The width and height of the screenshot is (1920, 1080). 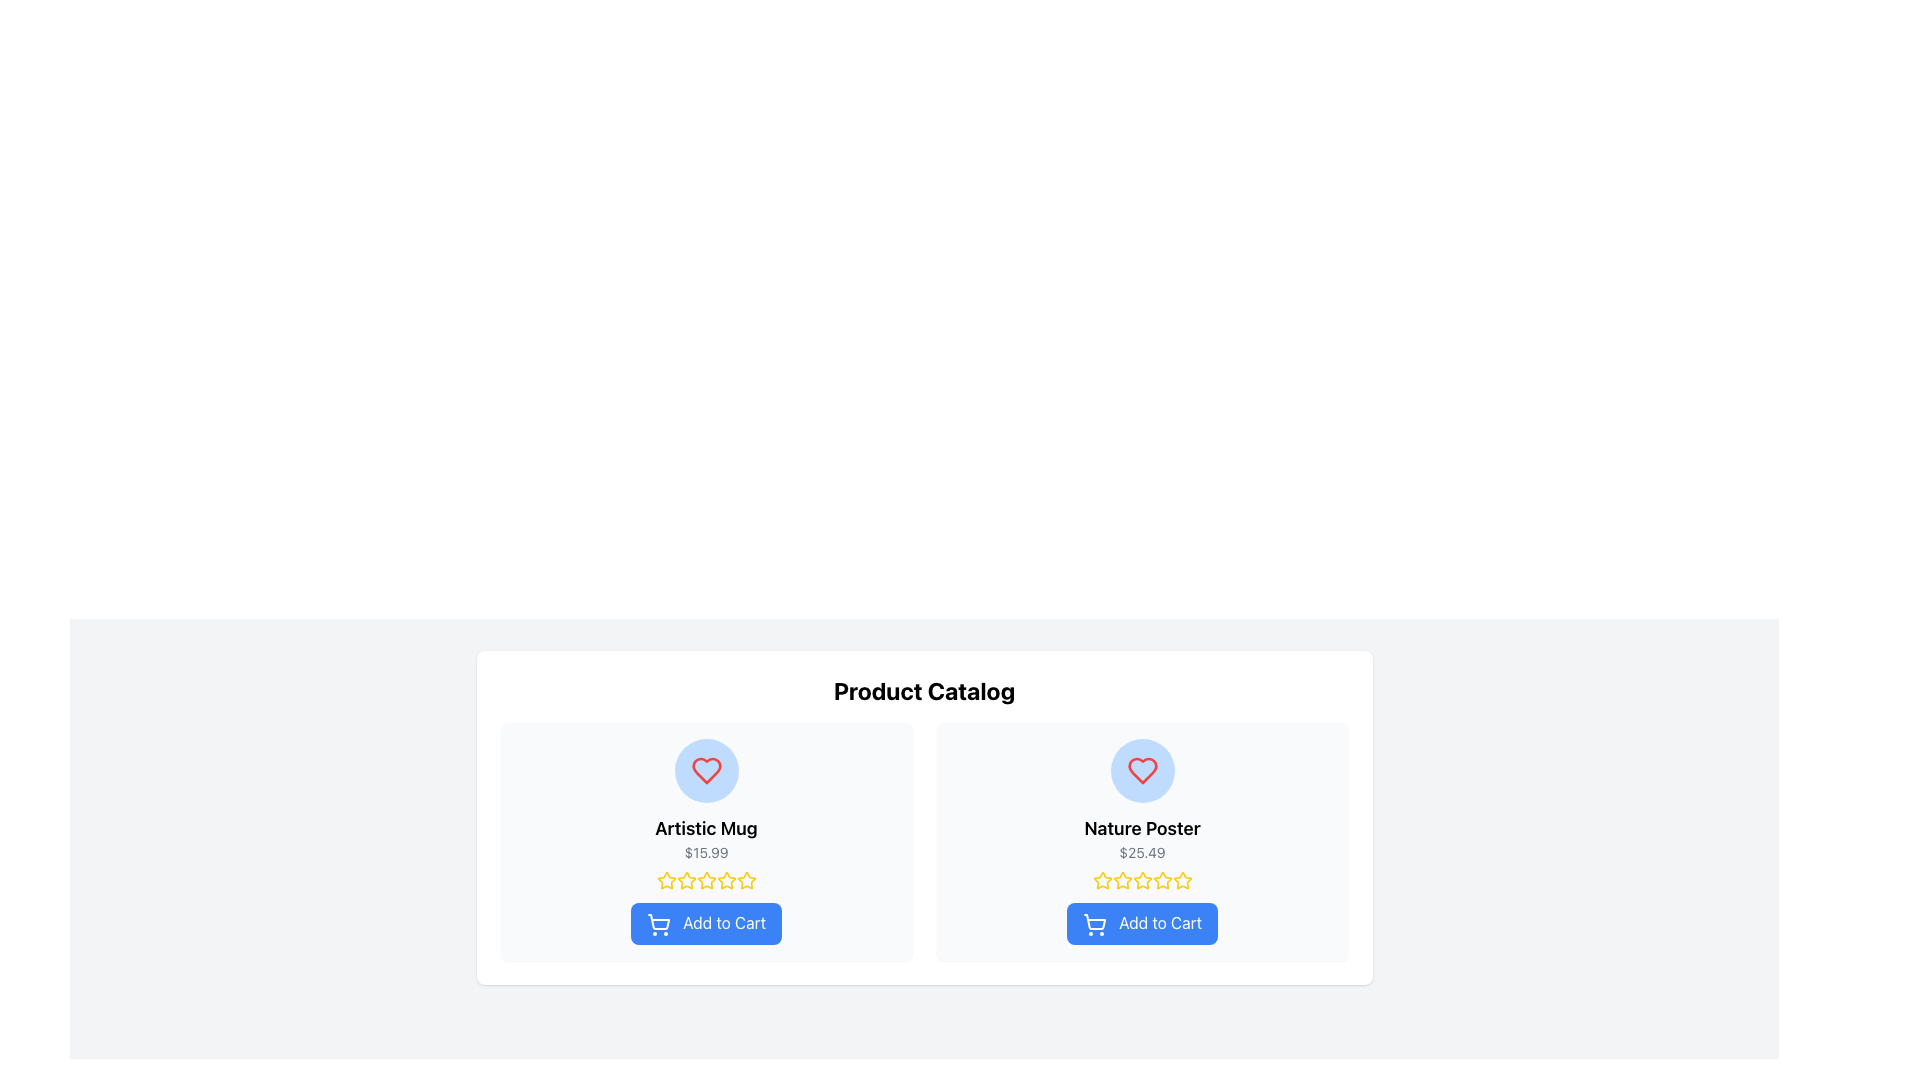 I want to click on the first yellow star icon in the Interactive Star Indicator below the 'Artistic Mug' text, so click(x=686, y=879).